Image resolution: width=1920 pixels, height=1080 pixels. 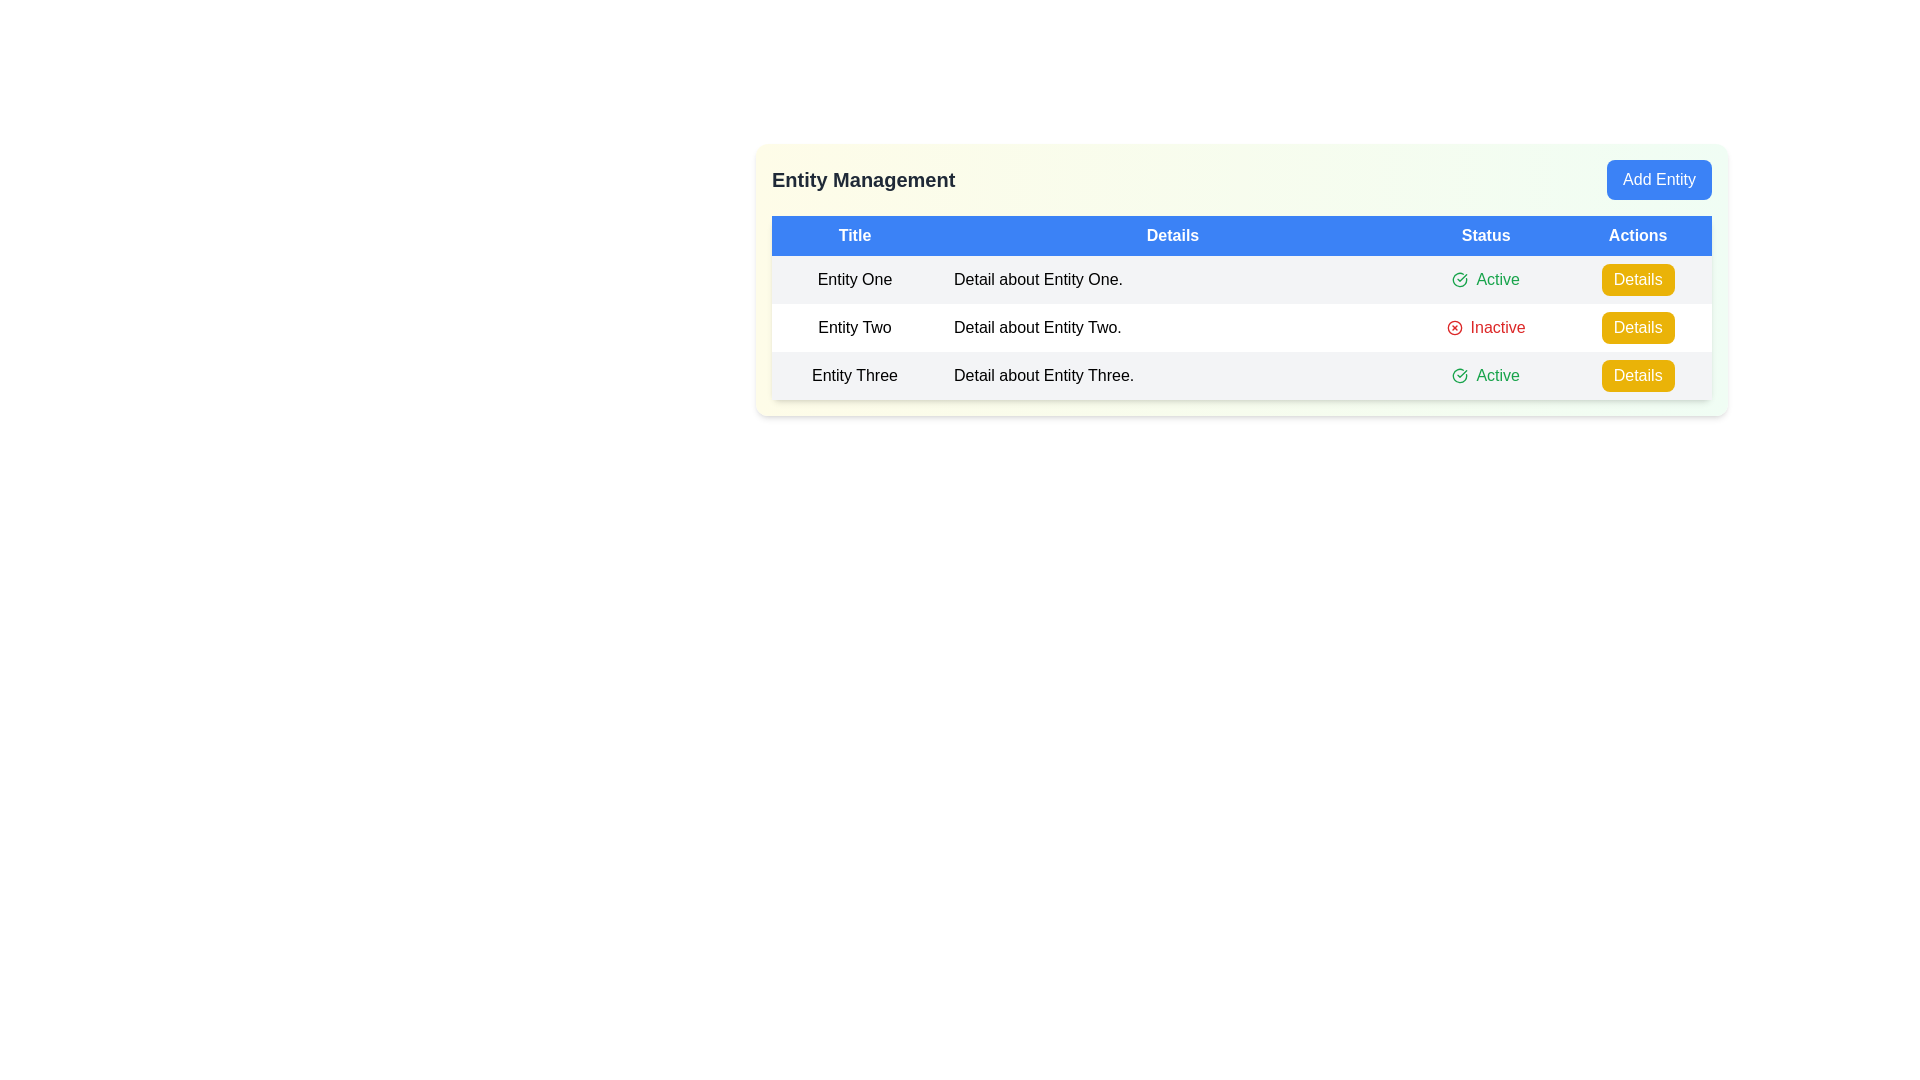 What do you see at coordinates (1659, 180) in the screenshot?
I see `the 'Add New Entity' button located in the top-right corner of the 'Entity Management' section to change its shade of blue` at bounding box center [1659, 180].